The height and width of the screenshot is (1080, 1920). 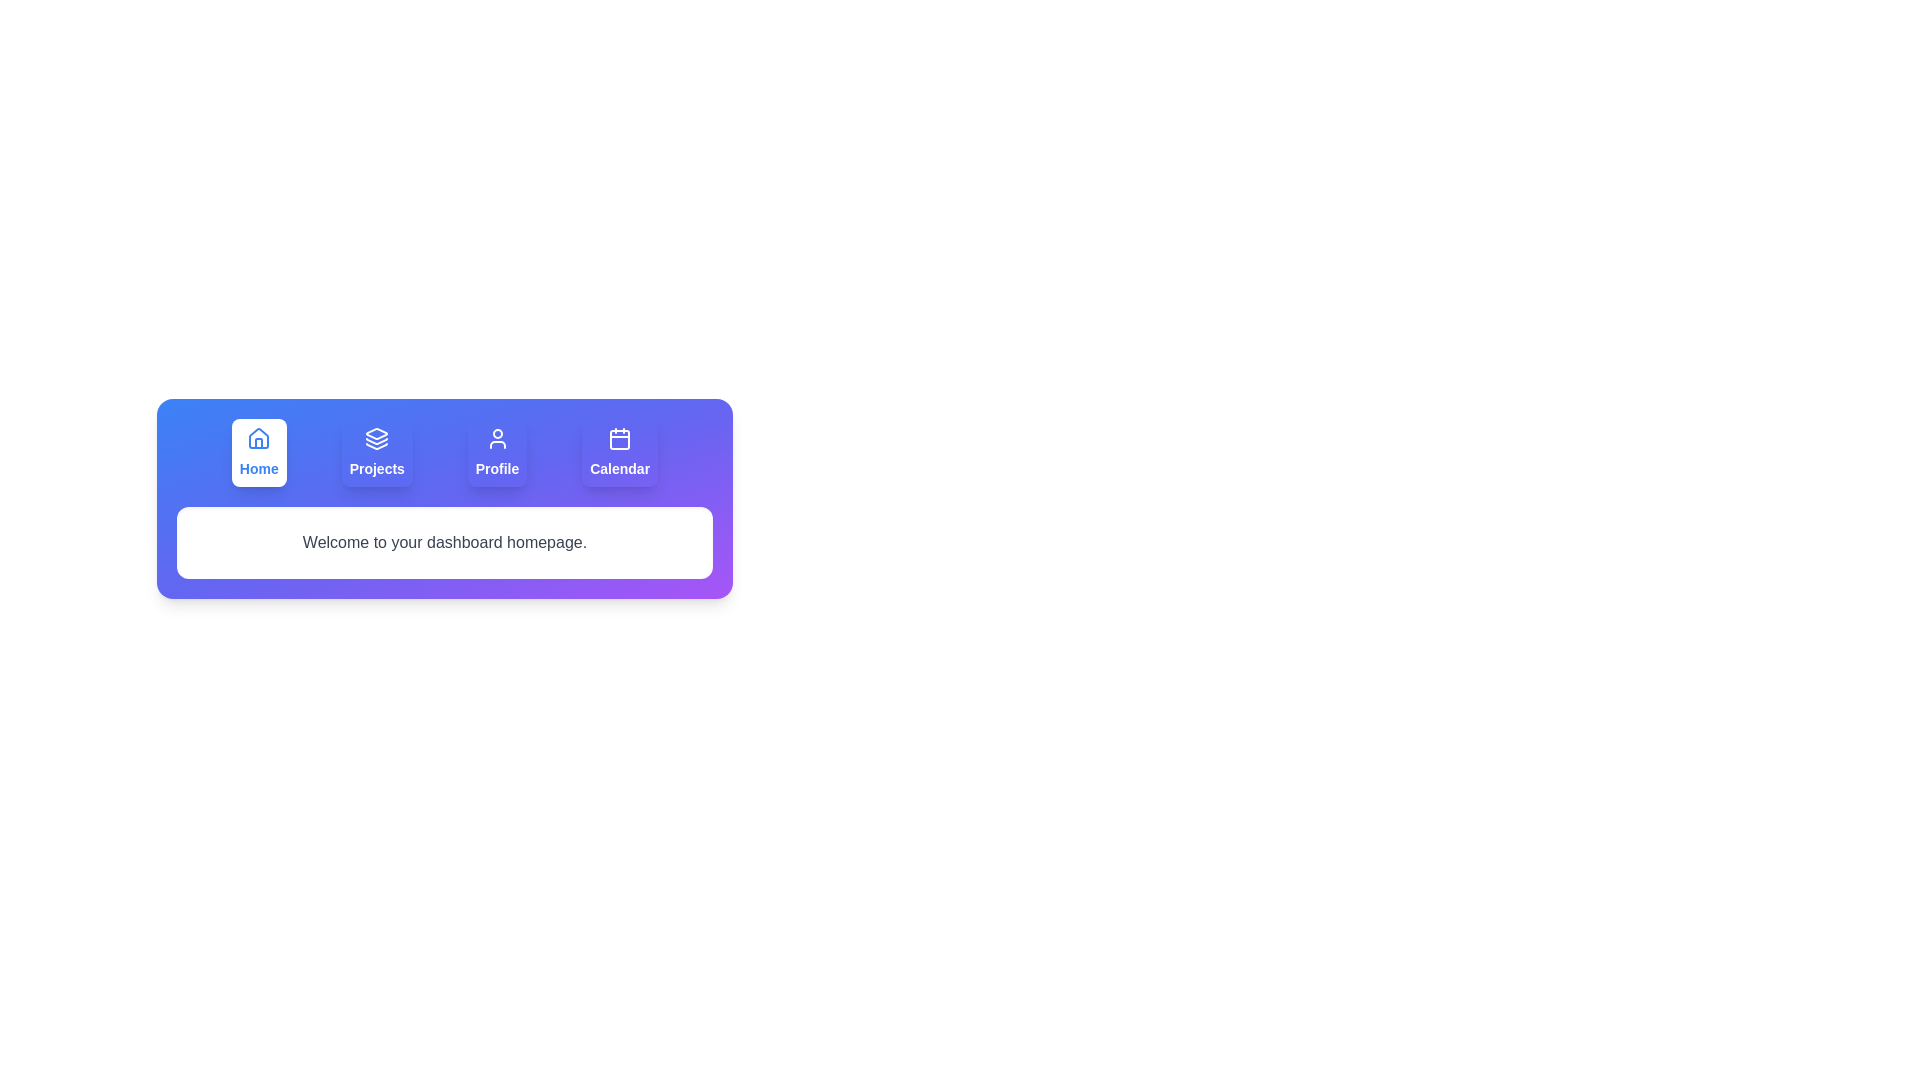 I want to click on the tab button labeled Calendar, so click(x=619, y=452).